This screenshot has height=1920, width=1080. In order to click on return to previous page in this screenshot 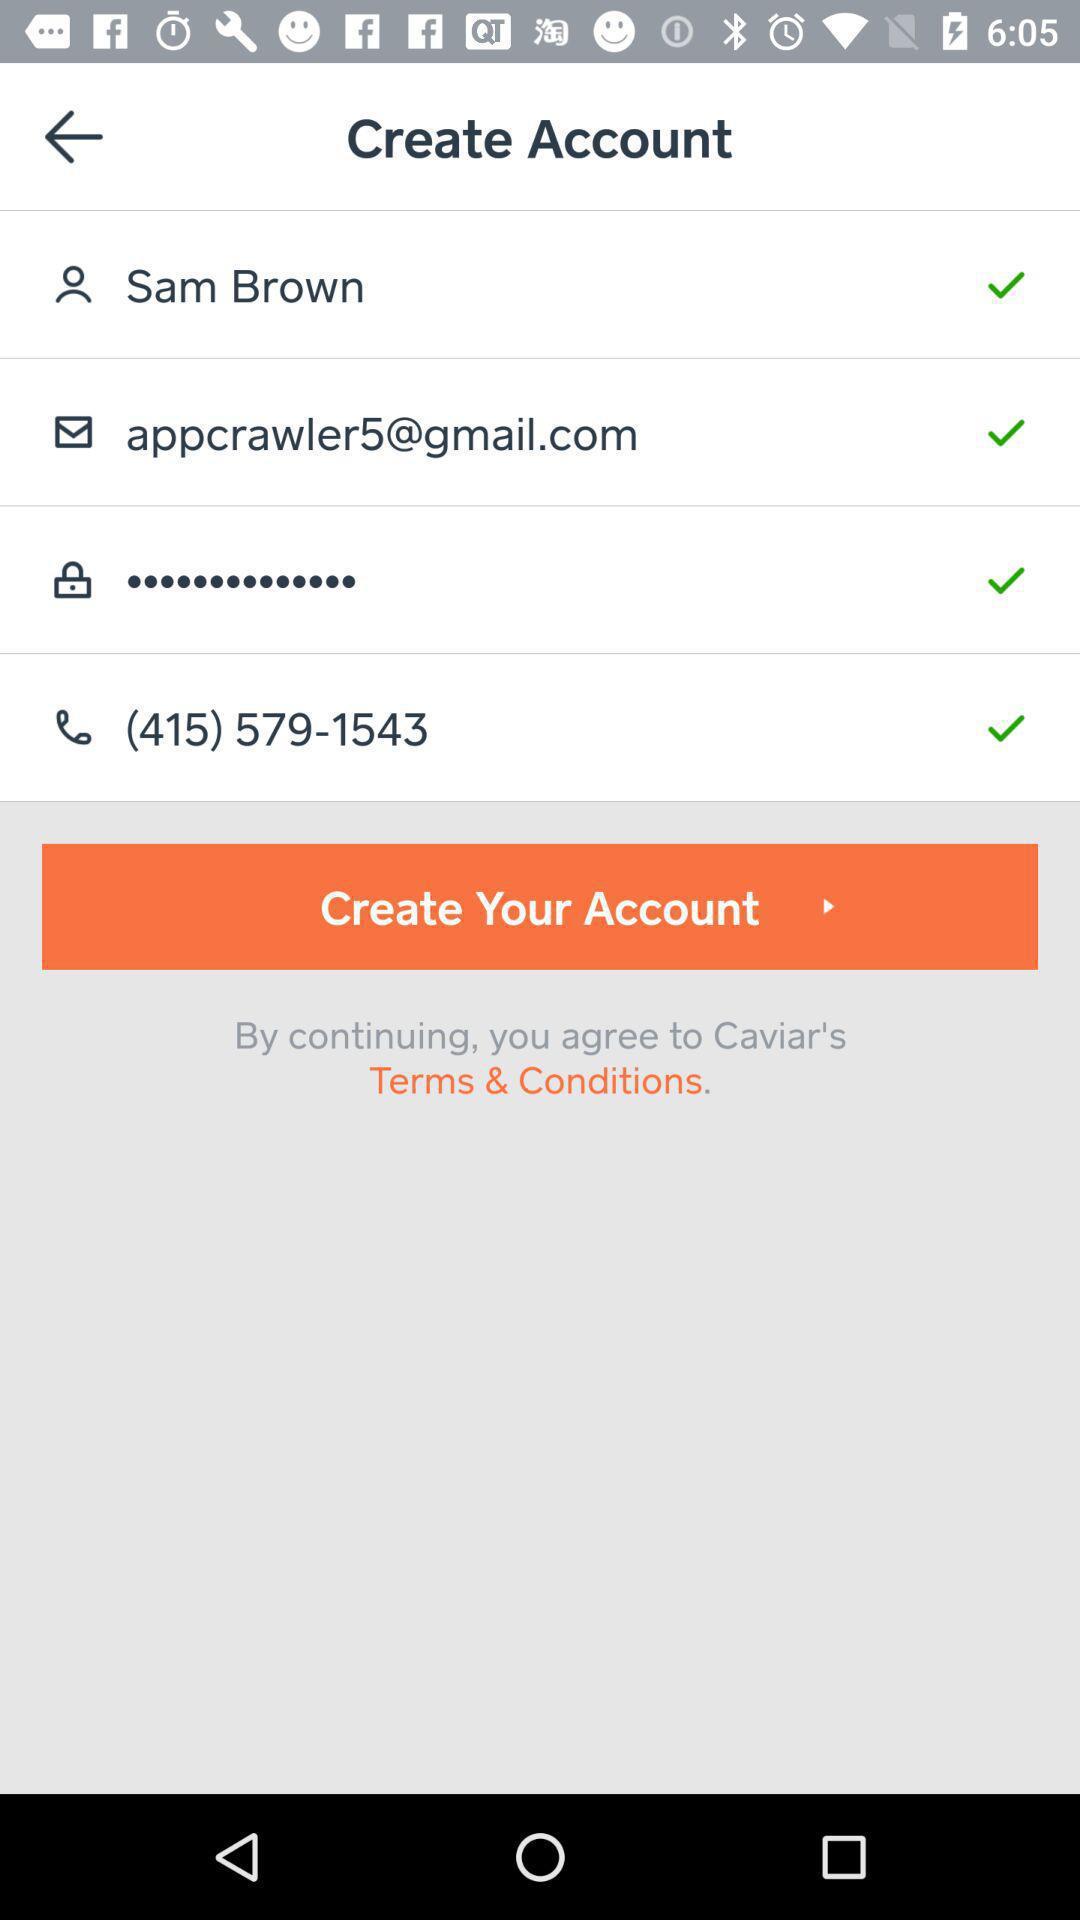, I will do `click(72, 135)`.